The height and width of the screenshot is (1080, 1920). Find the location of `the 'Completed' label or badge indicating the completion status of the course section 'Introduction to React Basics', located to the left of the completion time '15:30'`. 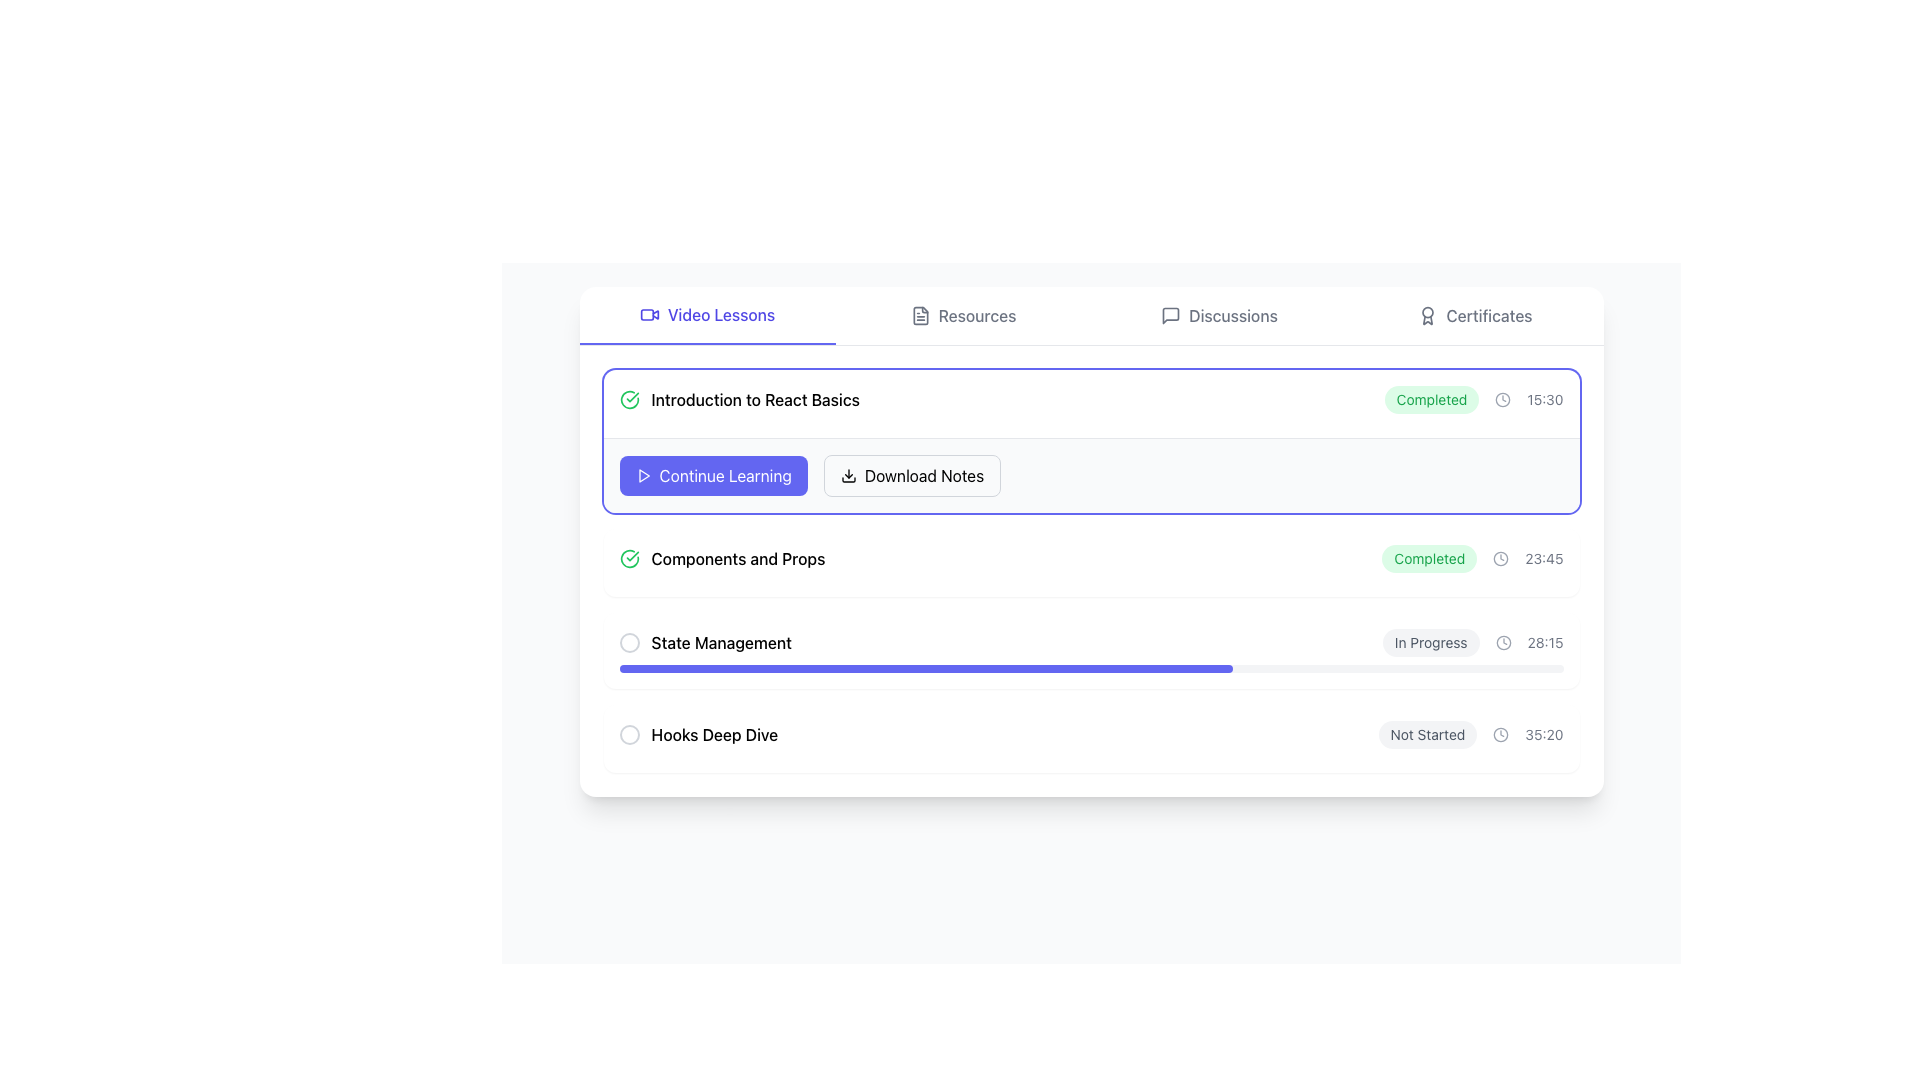

the 'Completed' label or badge indicating the completion status of the course section 'Introduction to React Basics', located to the left of the completion time '15:30' is located at coordinates (1430, 400).